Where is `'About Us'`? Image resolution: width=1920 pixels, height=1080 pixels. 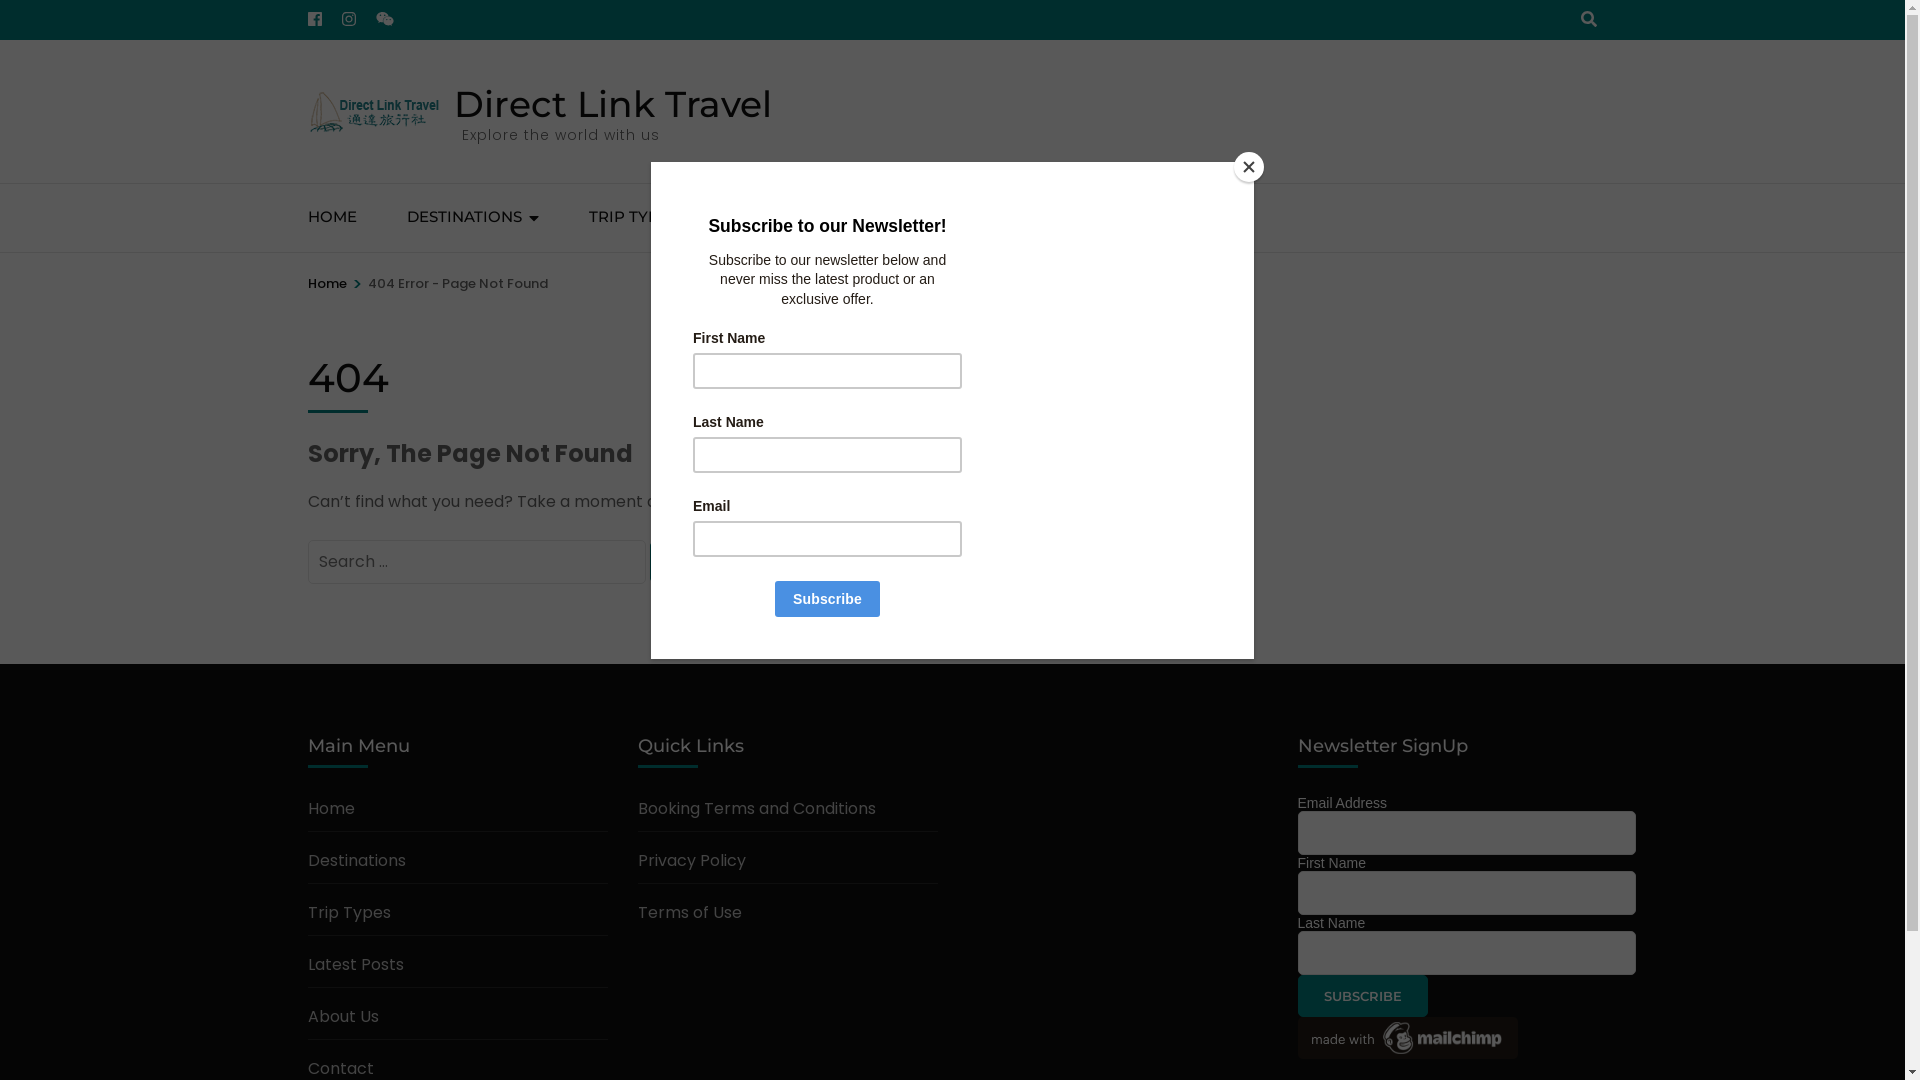
'About Us' is located at coordinates (343, 1016).